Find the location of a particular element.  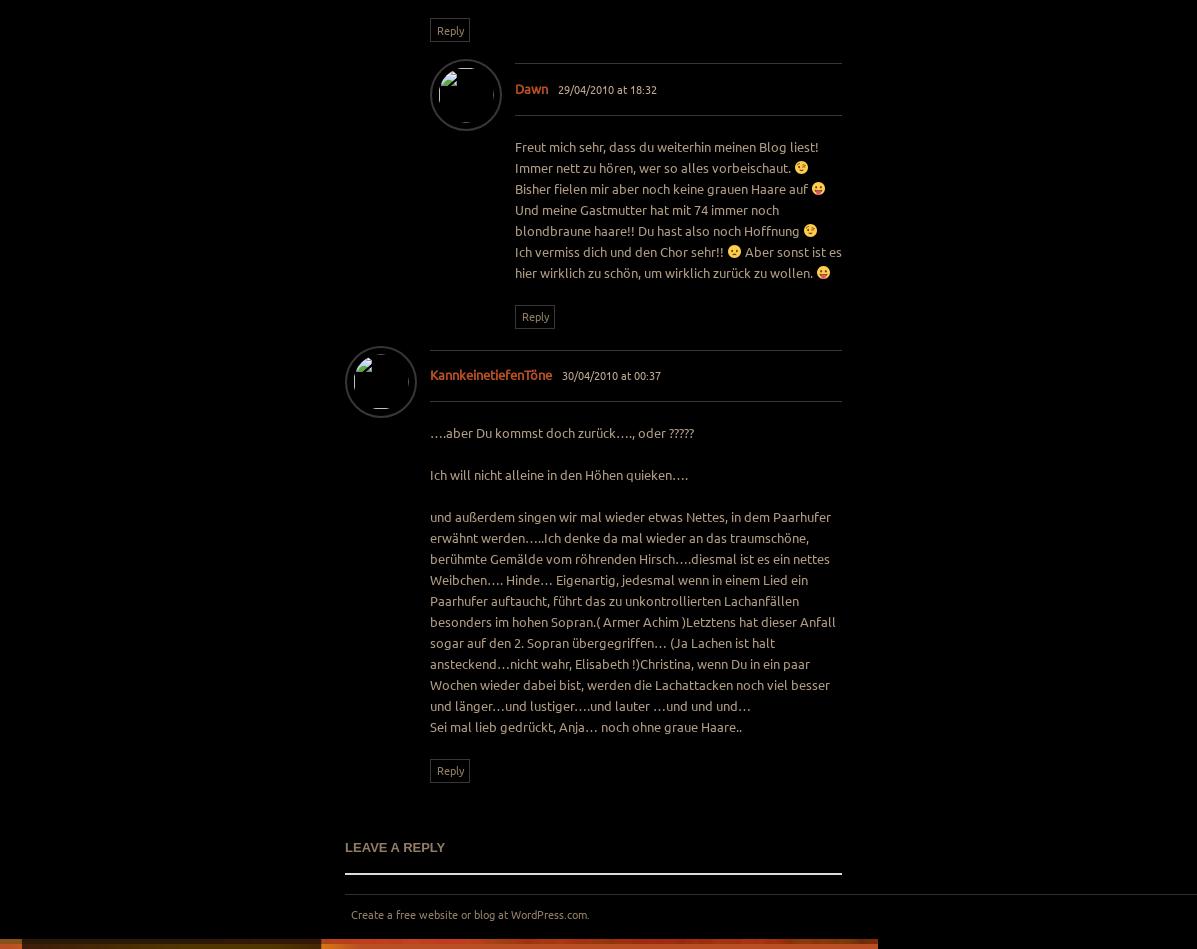

'Leave a Reply' is located at coordinates (395, 846).